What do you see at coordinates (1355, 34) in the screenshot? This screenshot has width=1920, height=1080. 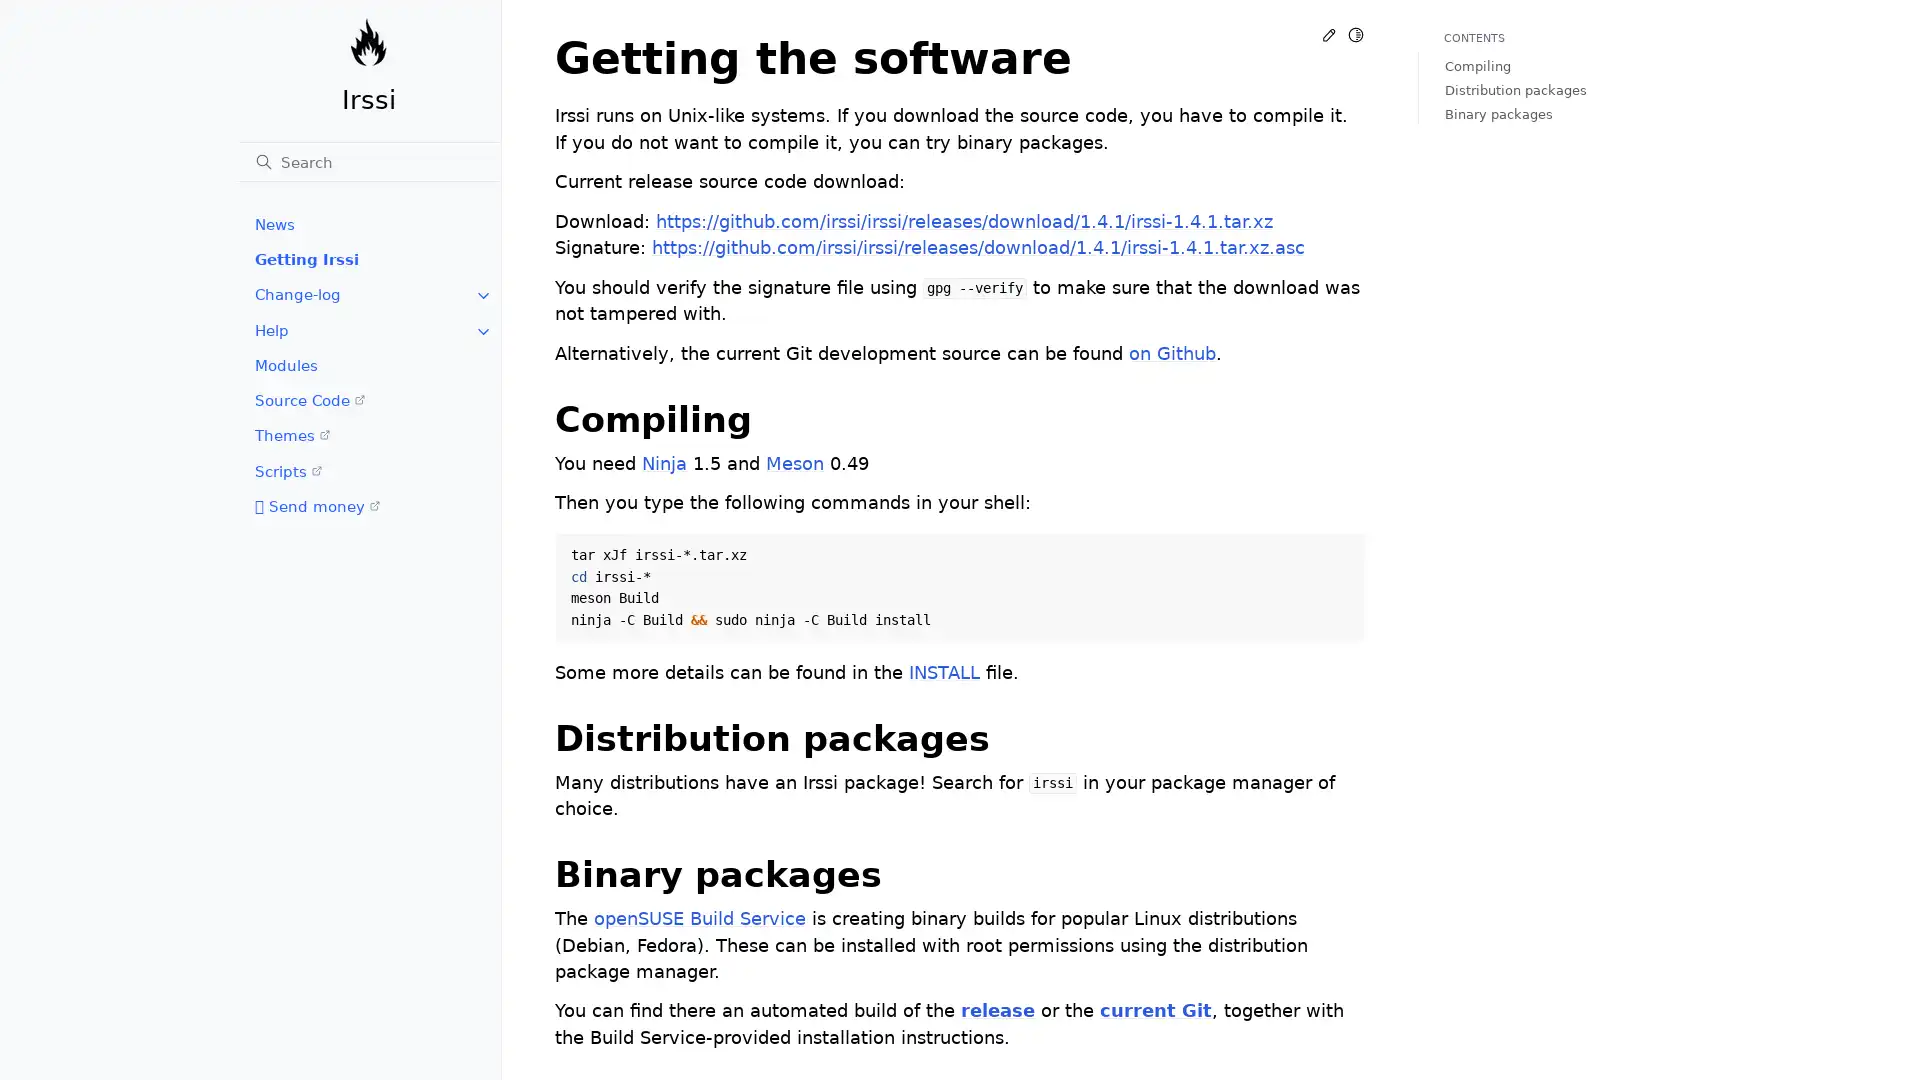 I see `Toggle Light / Dark / Auto color theme` at bounding box center [1355, 34].